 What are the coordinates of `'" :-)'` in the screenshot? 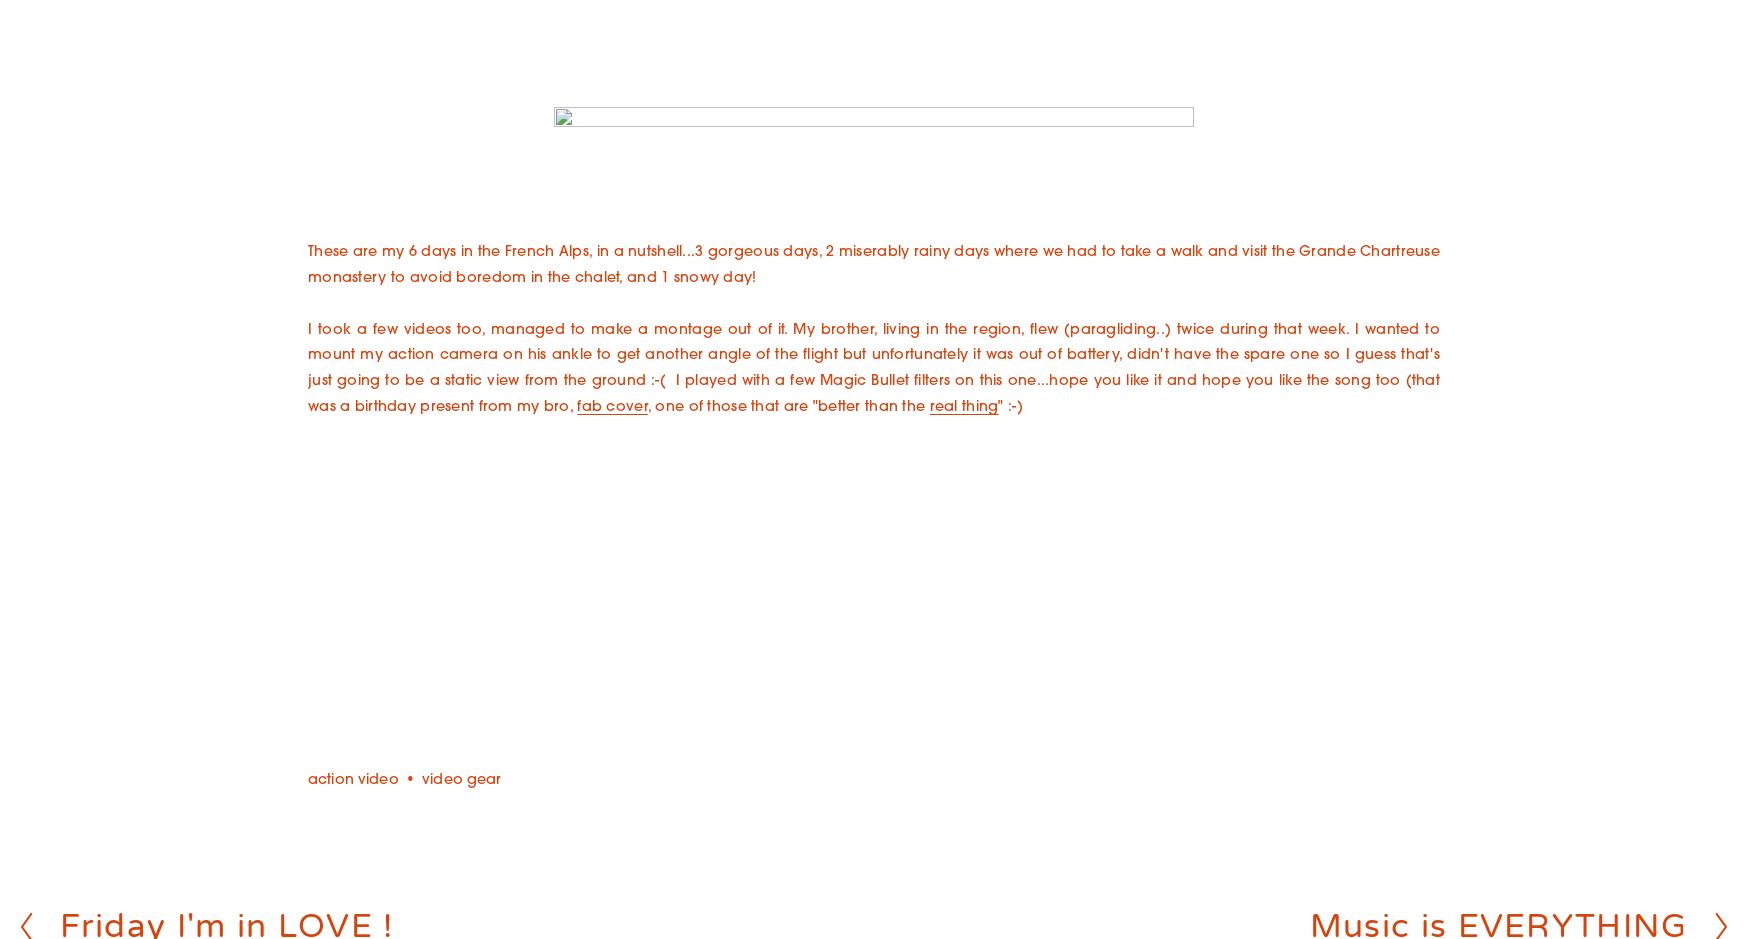 It's located at (1012, 405).